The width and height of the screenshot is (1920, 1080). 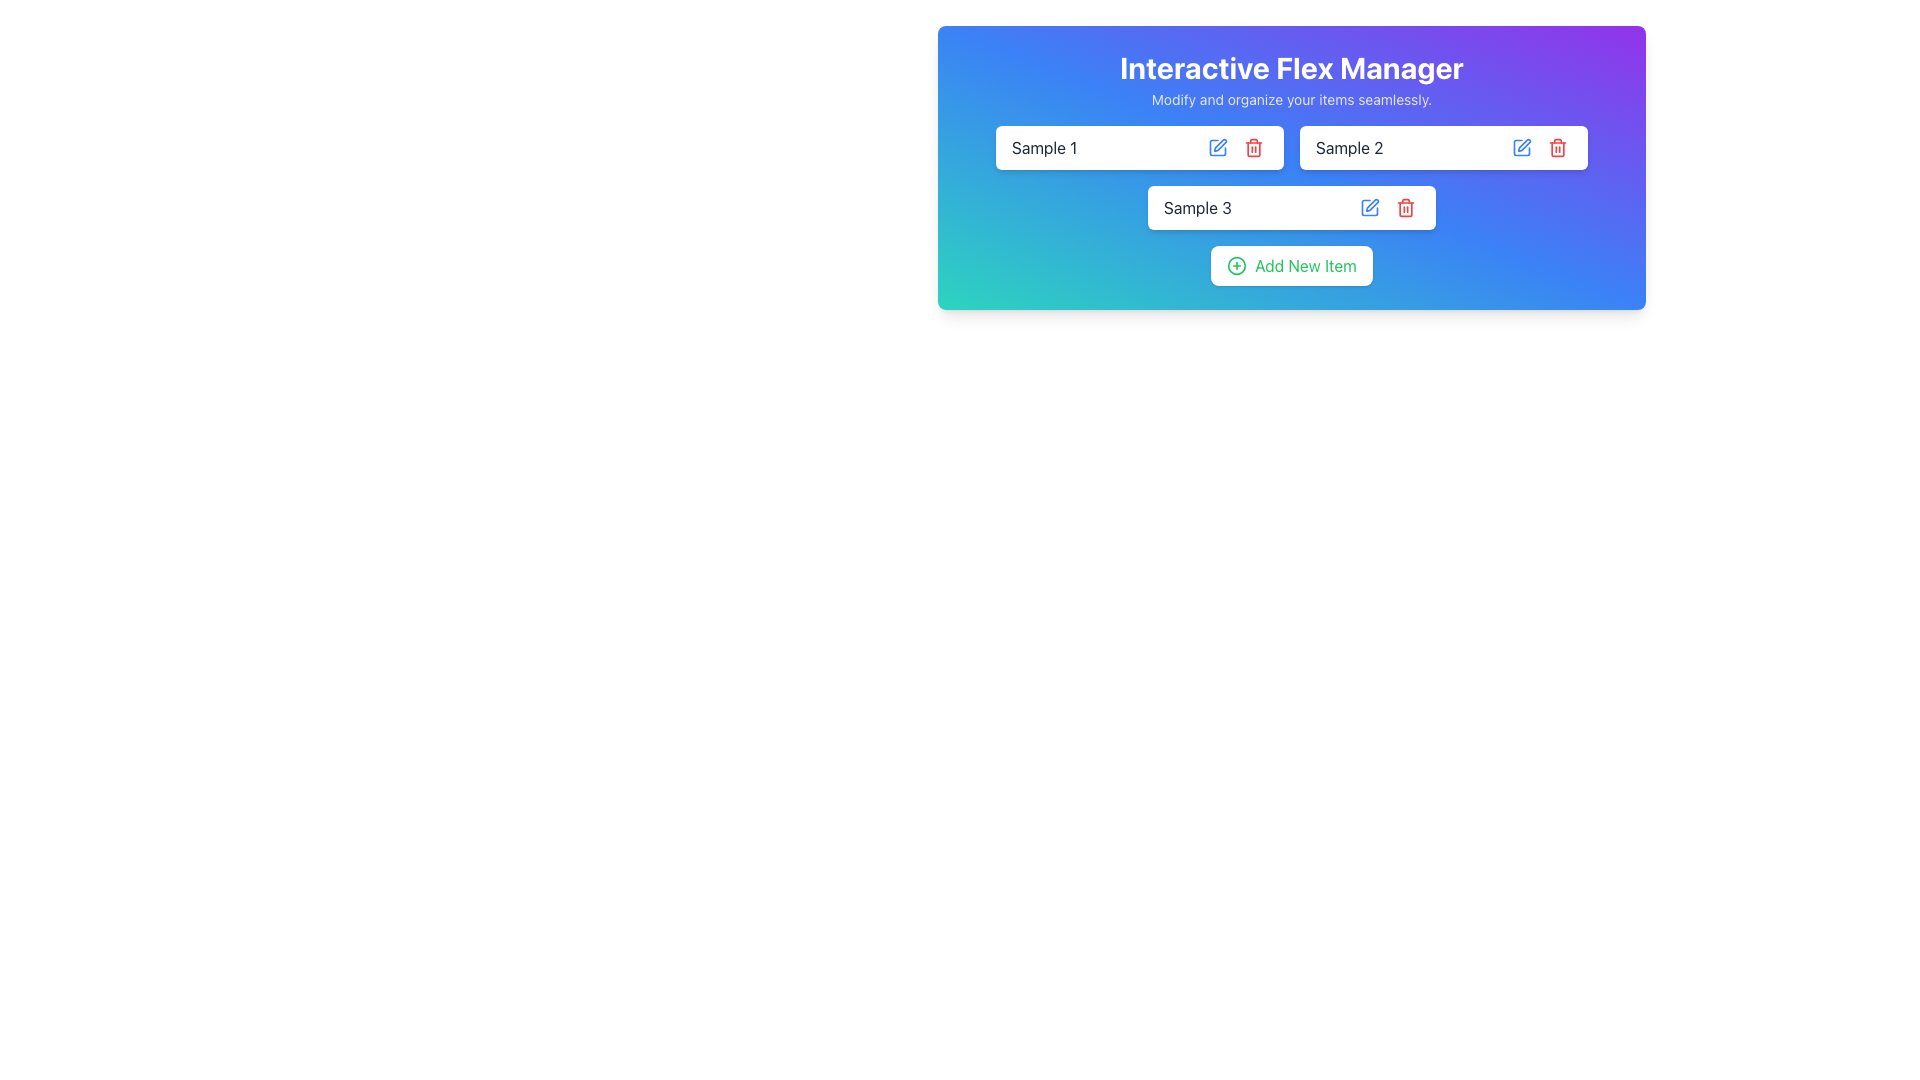 I want to click on the icon button resembling a square with a pen inside it, located to the right of the 'Sample 2' label, so click(x=1520, y=146).